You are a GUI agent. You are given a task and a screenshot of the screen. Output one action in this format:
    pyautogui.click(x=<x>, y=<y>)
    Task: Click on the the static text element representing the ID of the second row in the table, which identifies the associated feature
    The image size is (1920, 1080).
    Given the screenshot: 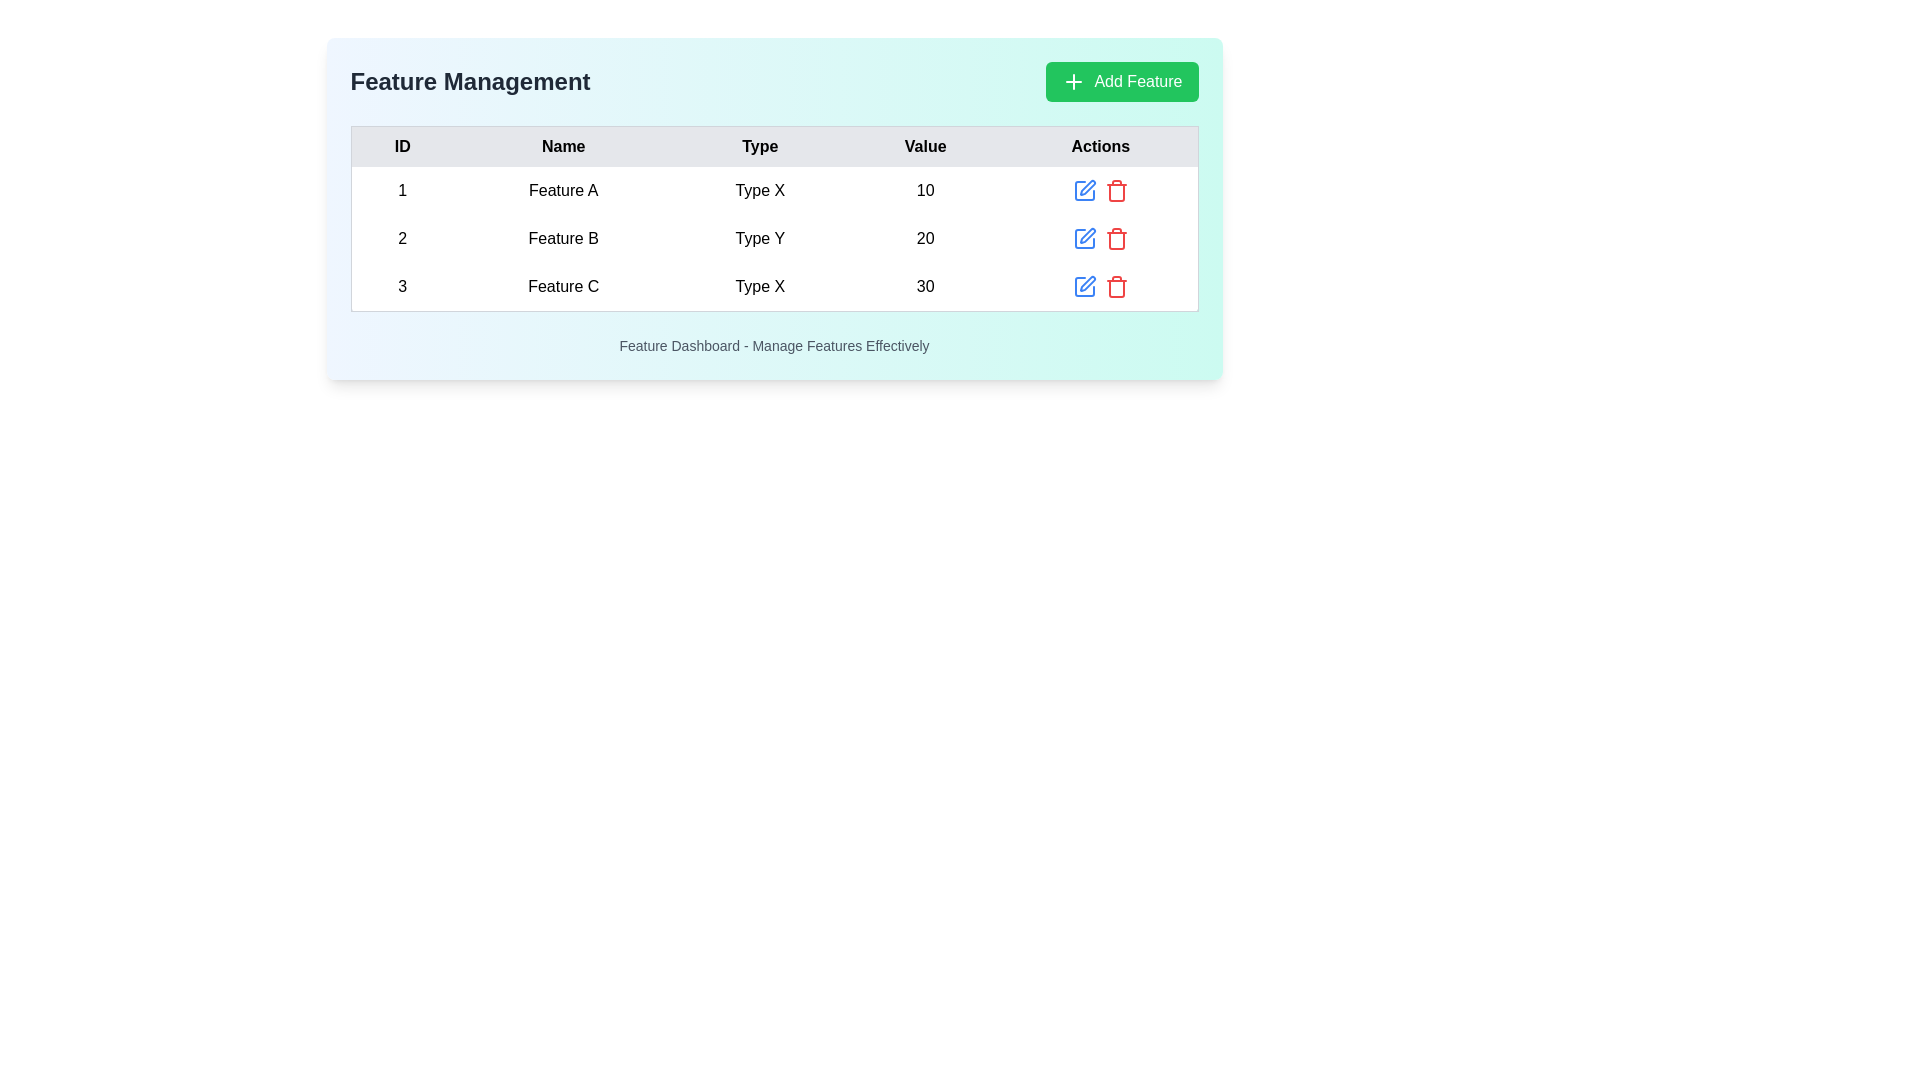 What is the action you would take?
    pyautogui.click(x=401, y=238)
    